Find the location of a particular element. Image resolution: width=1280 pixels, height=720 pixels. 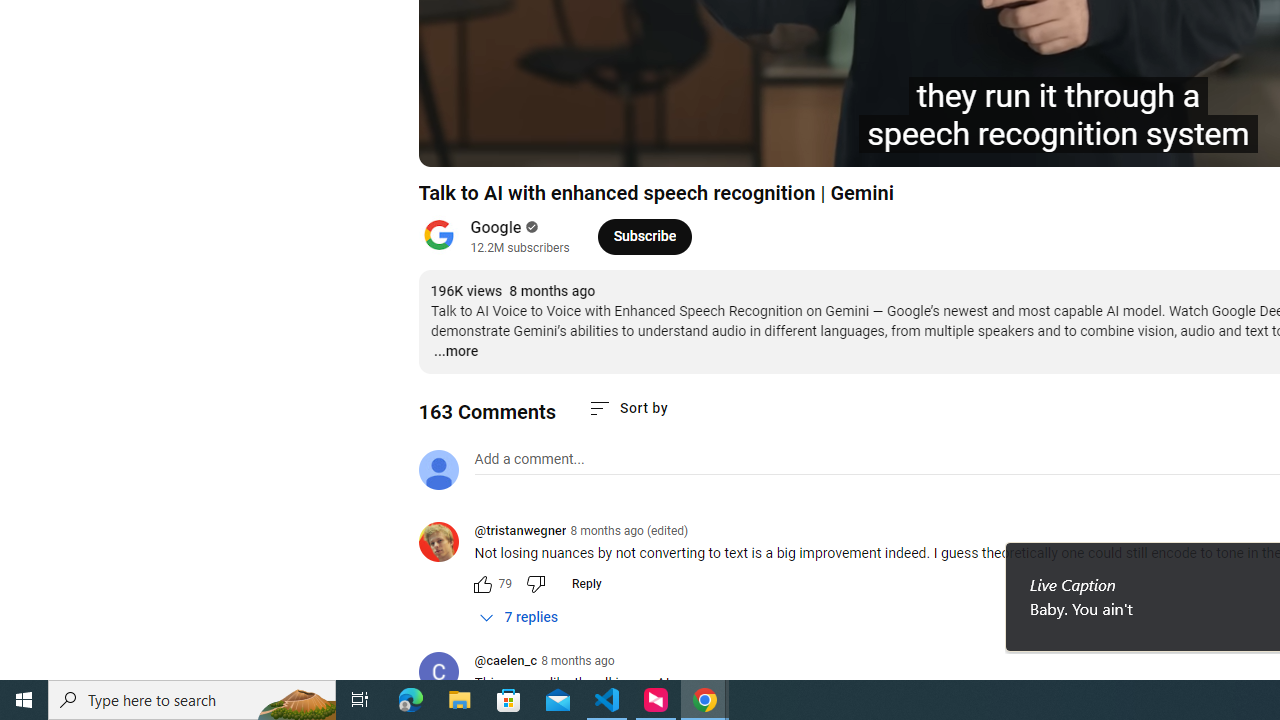

'AutomationID: simplebox-placeholder' is located at coordinates (529, 459).